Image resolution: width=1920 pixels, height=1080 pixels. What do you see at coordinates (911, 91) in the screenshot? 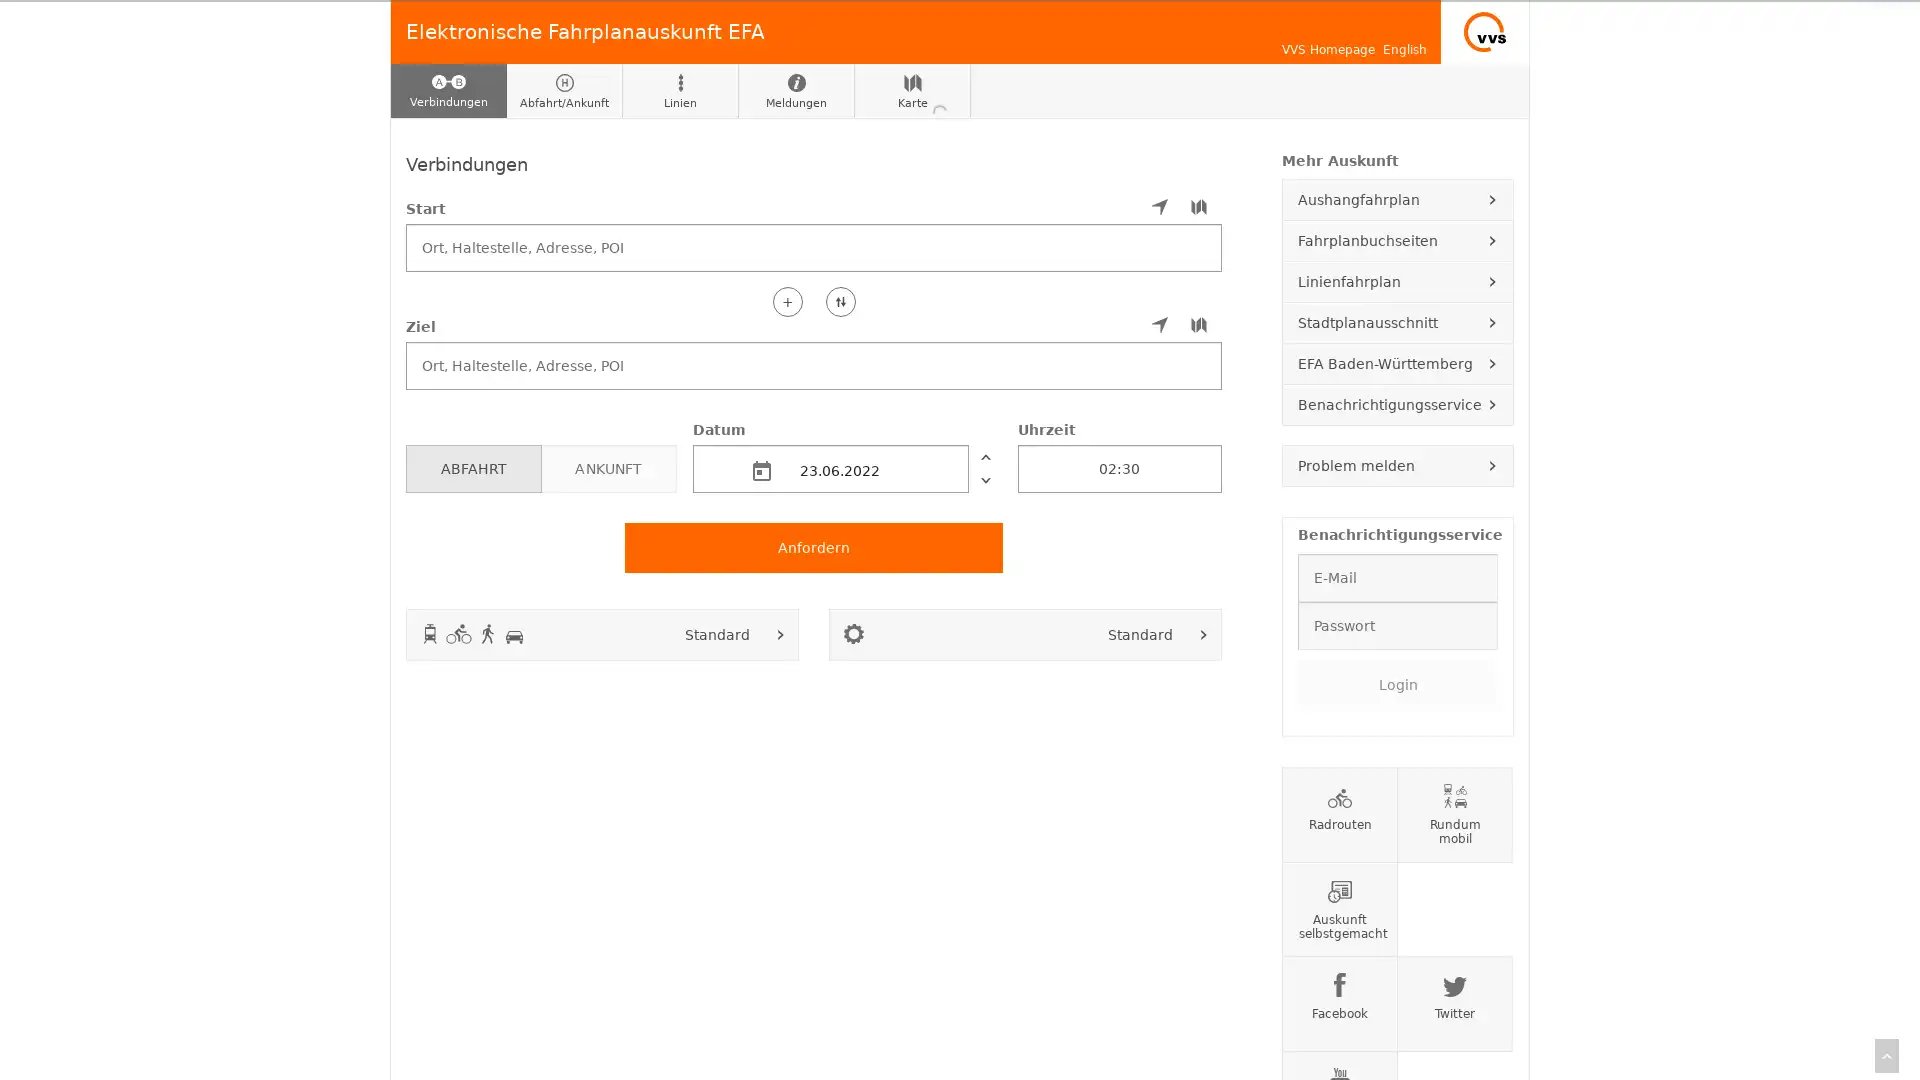
I see `Karte` at bounding box center [911, 91].